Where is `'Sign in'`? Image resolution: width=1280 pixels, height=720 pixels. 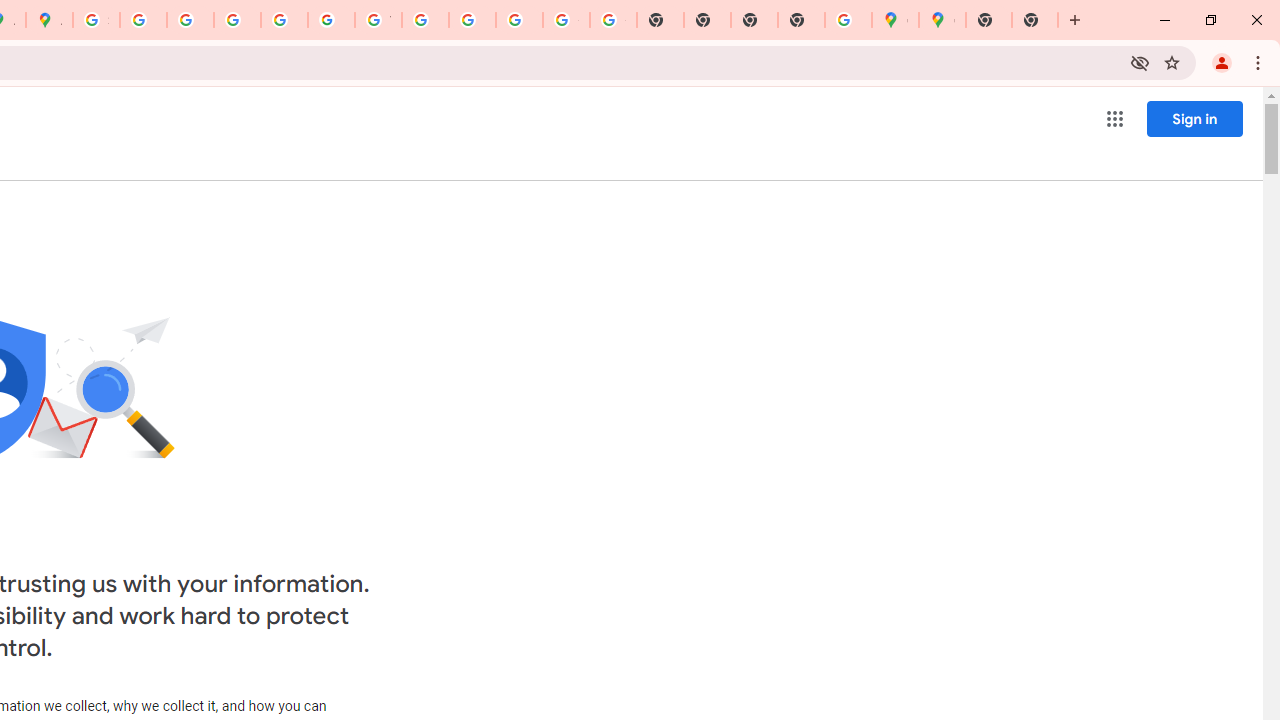 'Sign in' is located at coordinates (1194, 118).